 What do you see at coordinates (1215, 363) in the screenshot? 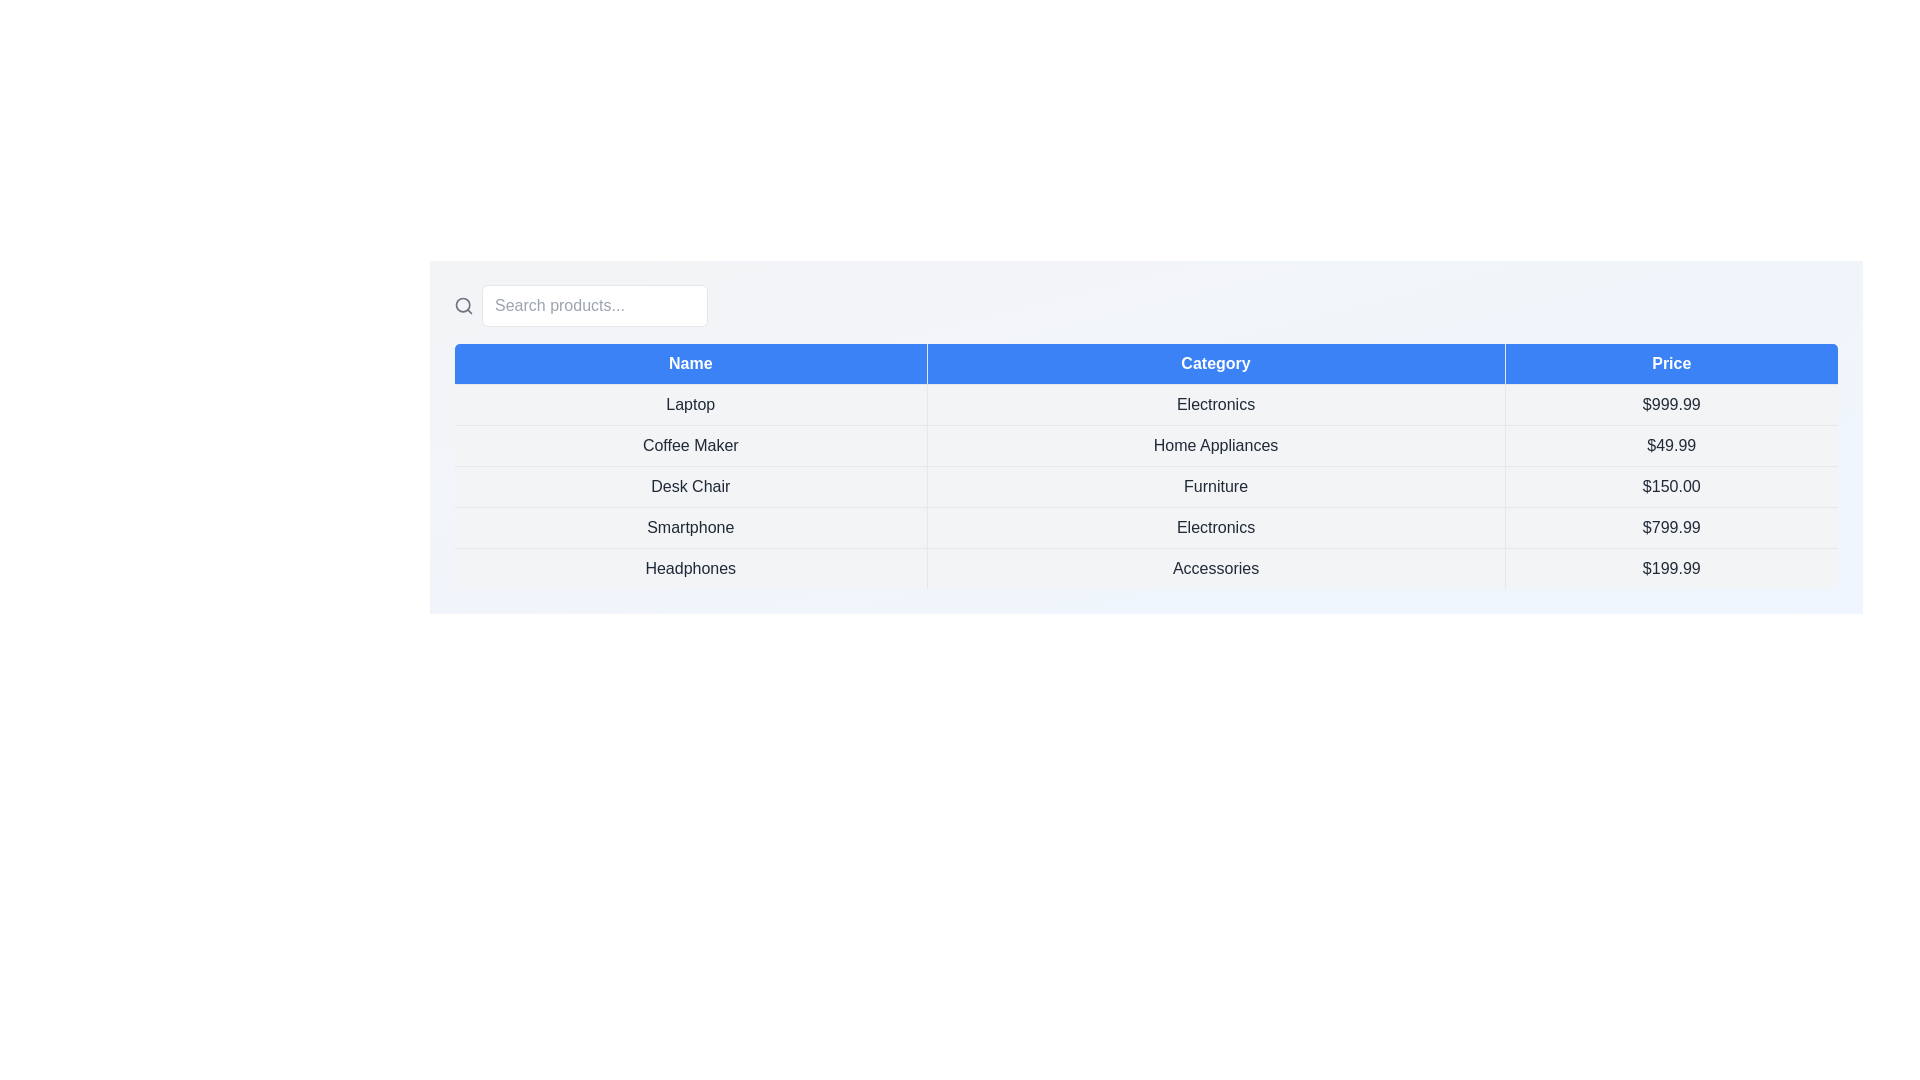
I see `the 'Category' header text label, which is styled with a blue background and white text, to potentially see tooltips` at bounding box center [1215, 363].